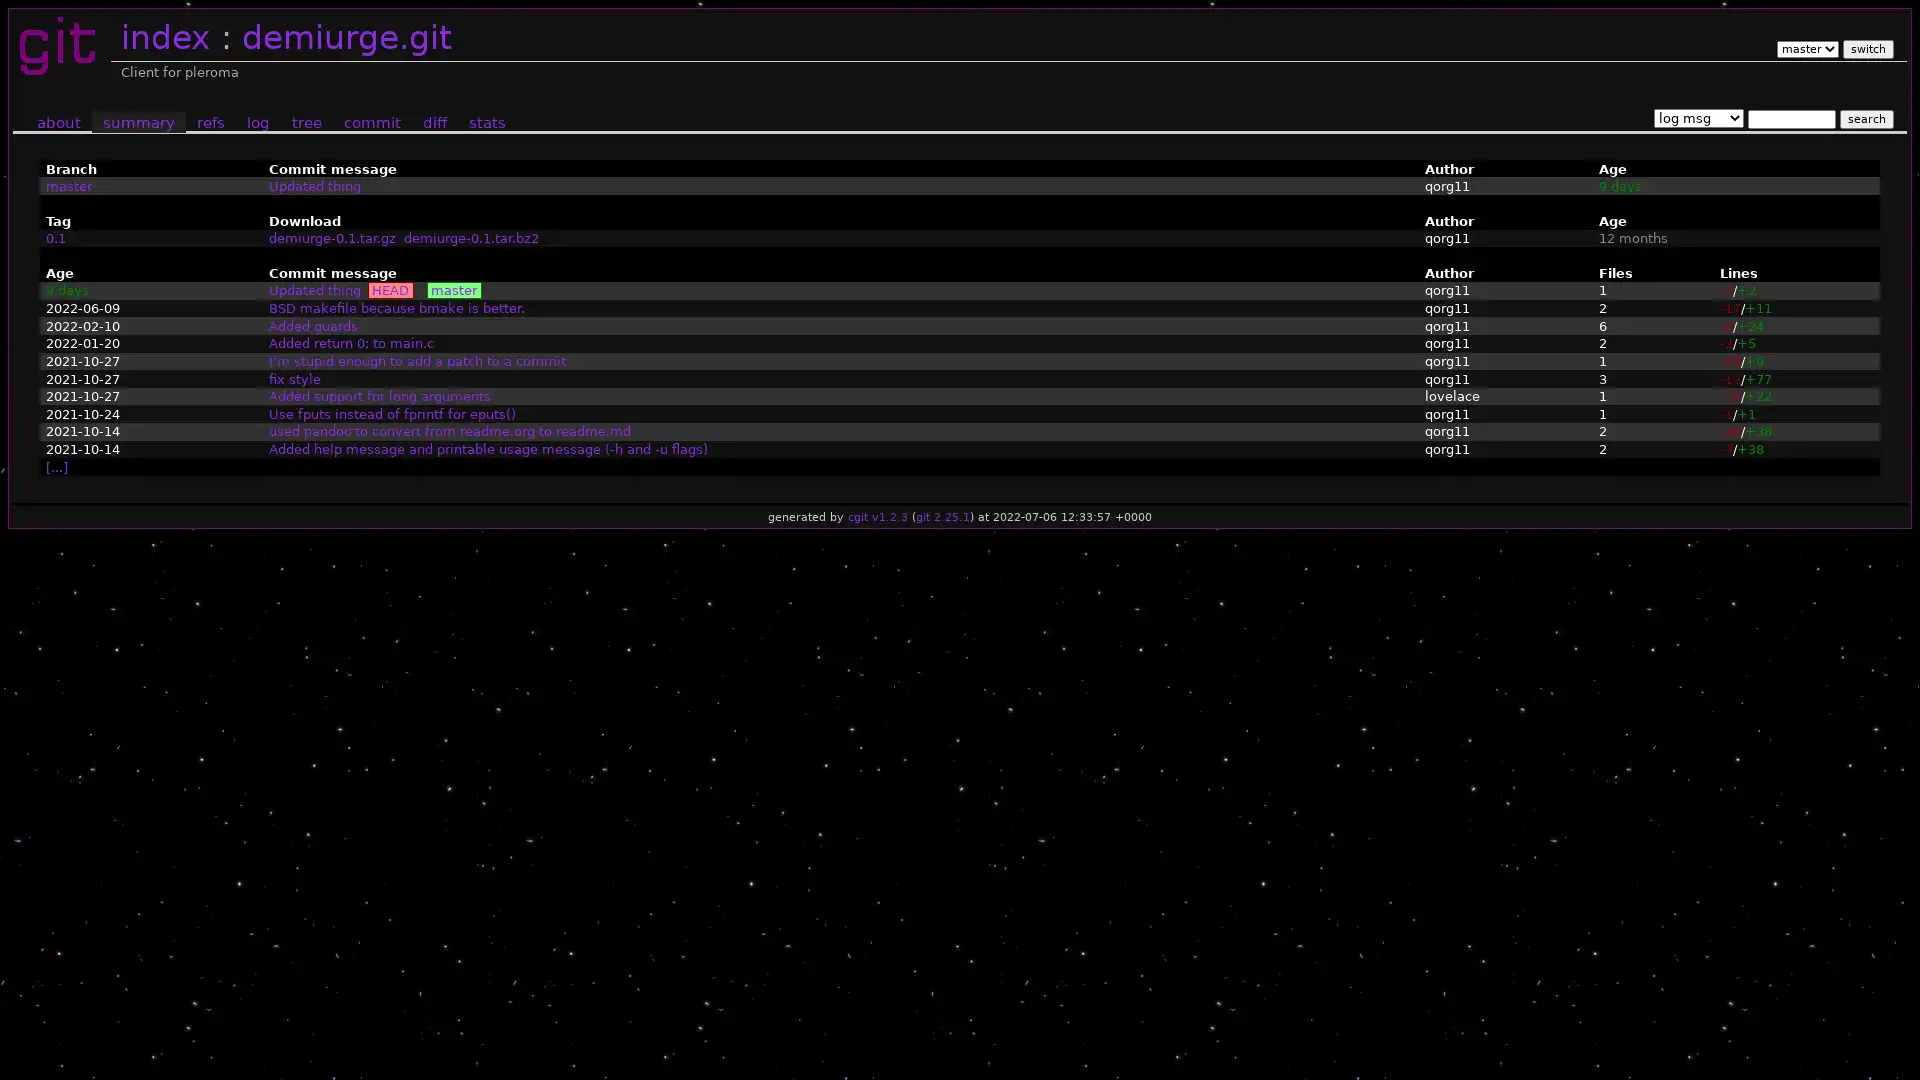 This screenshot has height=1080, width=1920. I want to click on switch, so click(1866, 48).